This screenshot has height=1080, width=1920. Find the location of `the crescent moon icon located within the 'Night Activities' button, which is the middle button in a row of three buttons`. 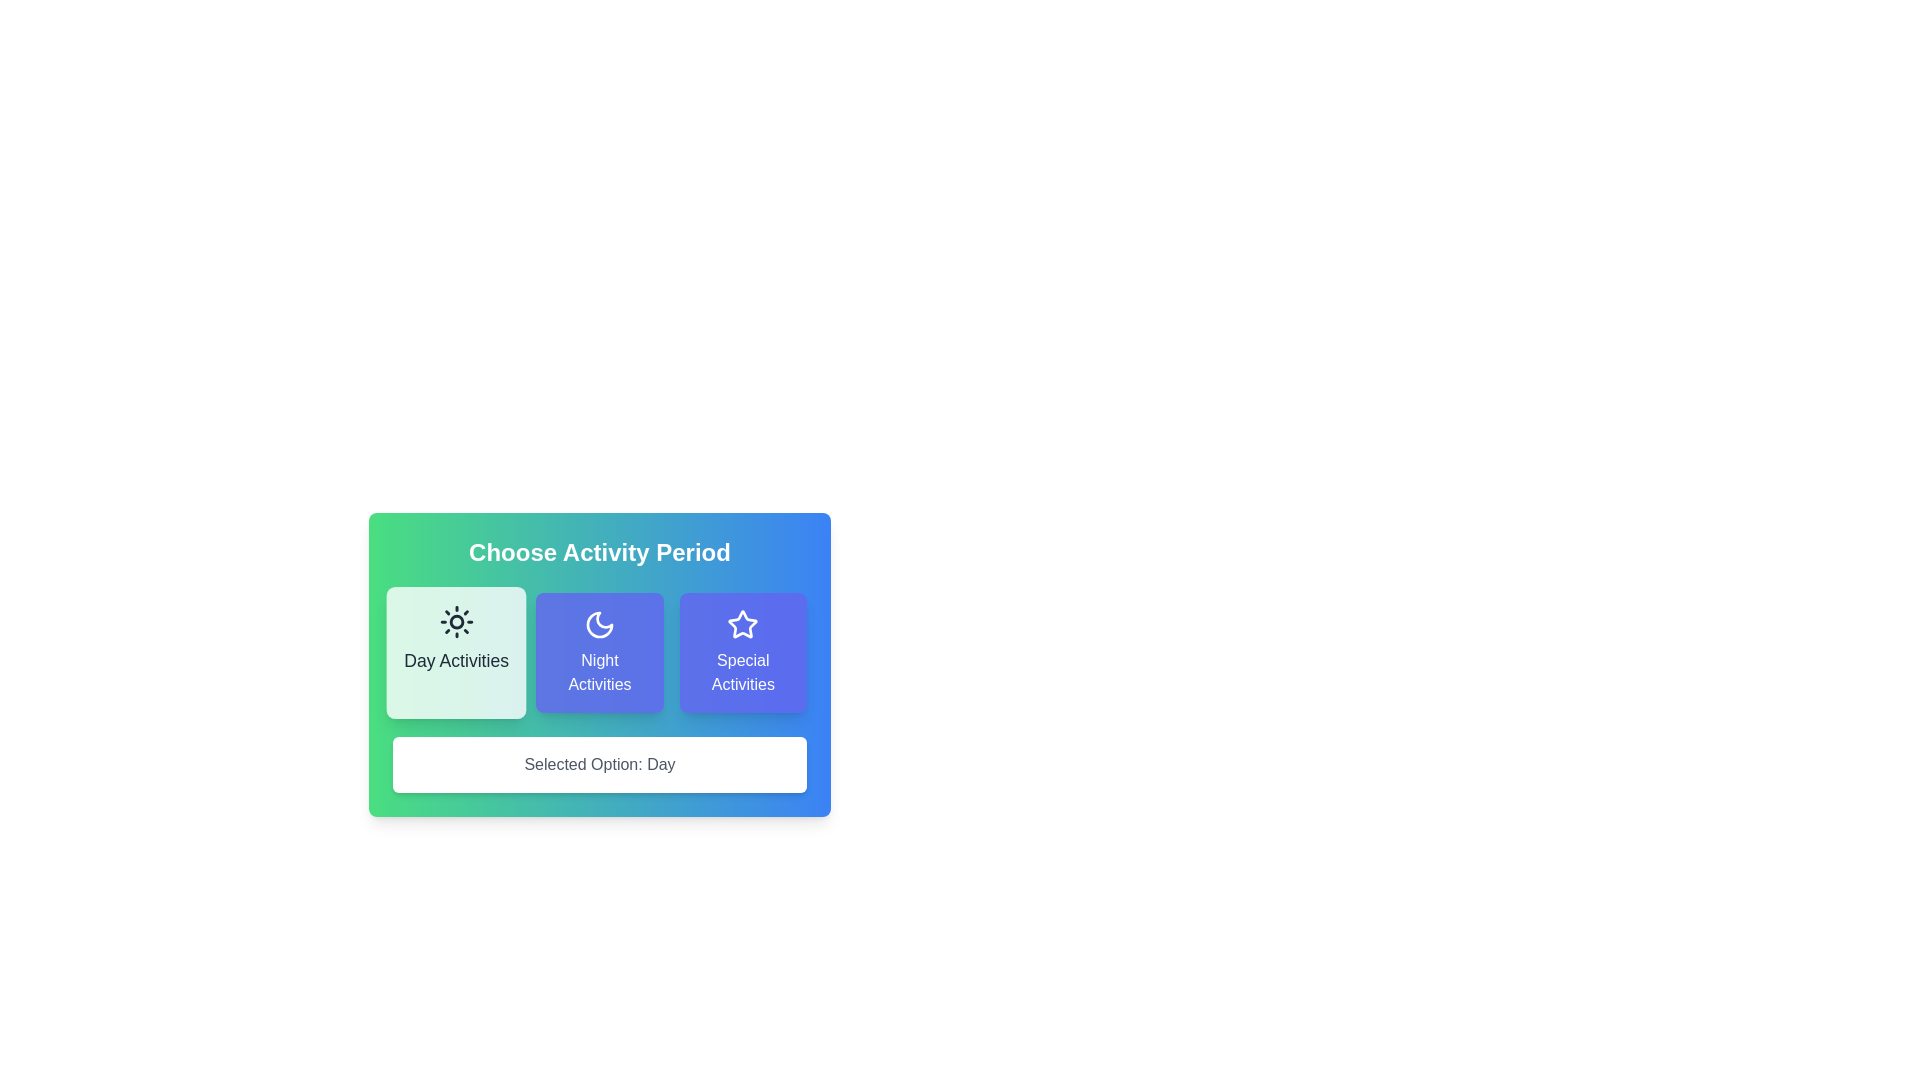

the crescent moon icon located within the 'Night Activities' button, which is the middle button in a row of three buttons is located at coordinates (599, 623).